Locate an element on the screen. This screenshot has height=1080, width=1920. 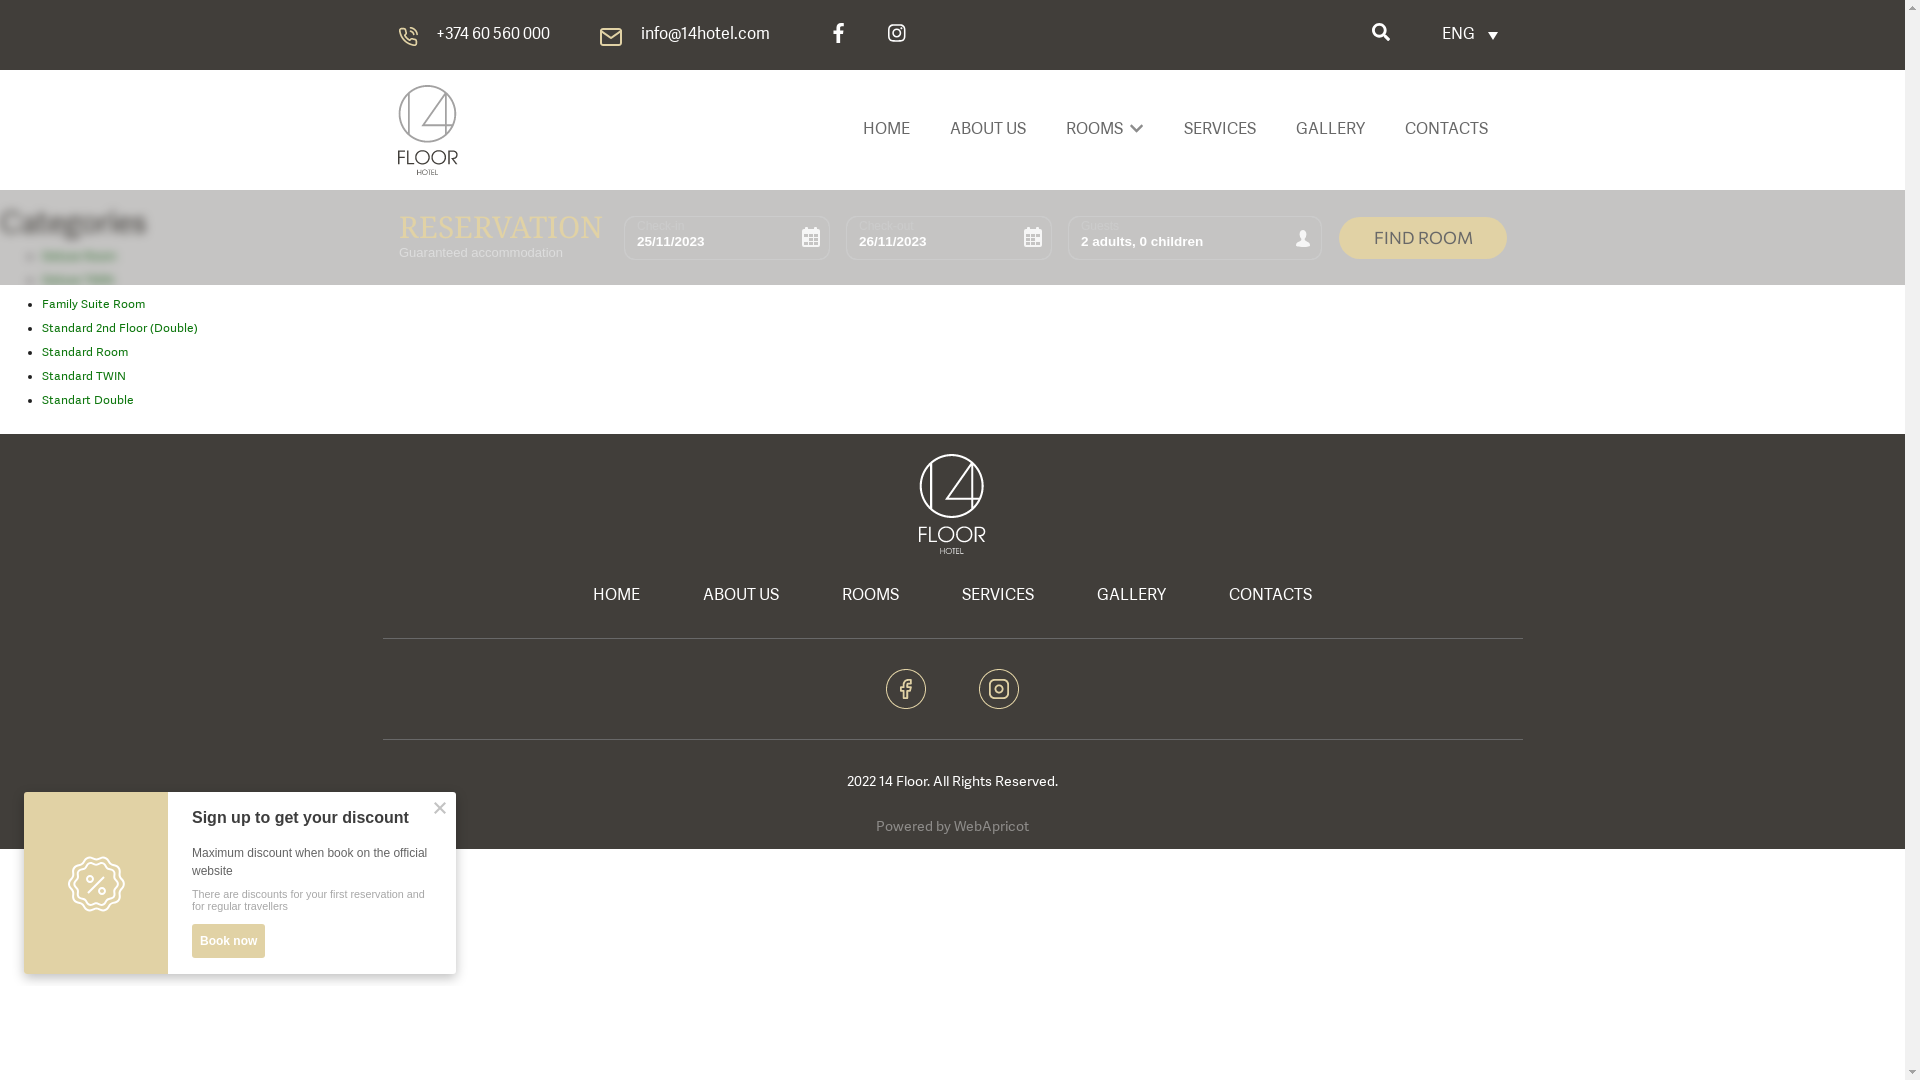
'GALLERY' is located at coordinates (1065, 595).